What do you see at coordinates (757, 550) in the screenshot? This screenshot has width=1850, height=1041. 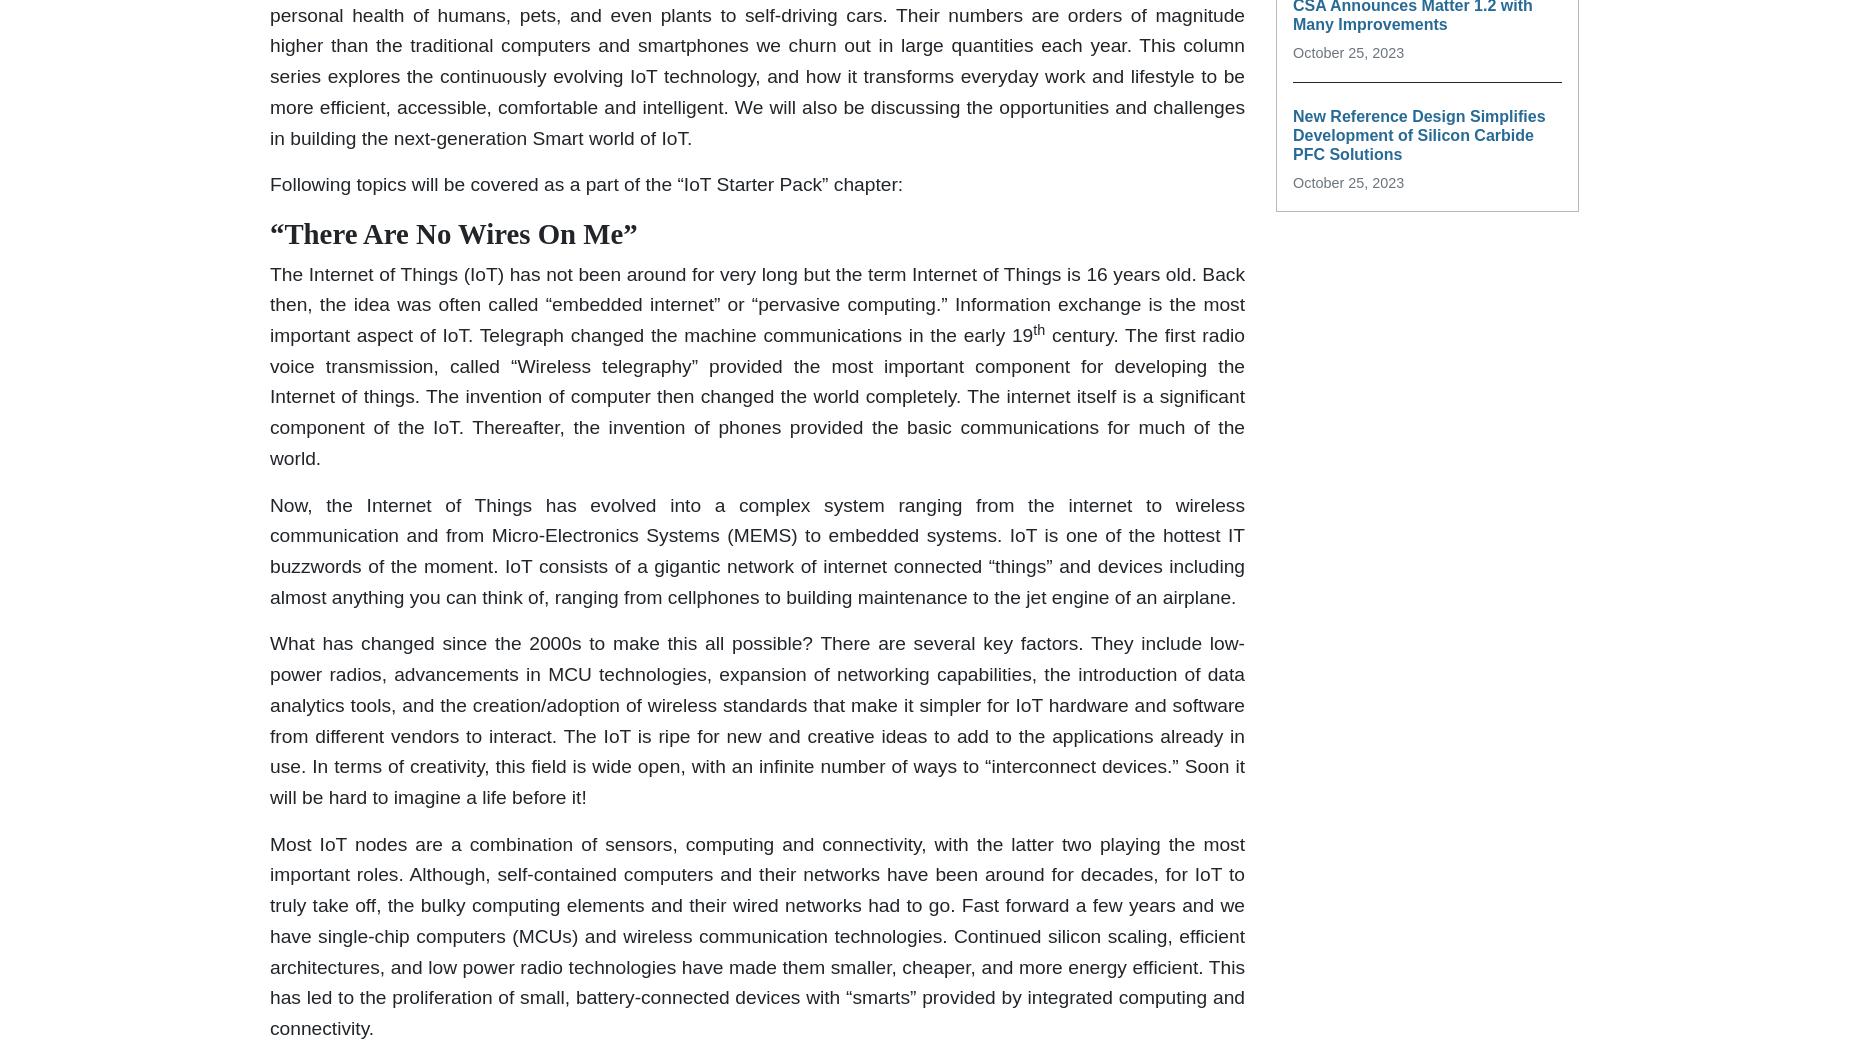 I see `'Now, the Internet of Things has evolved into a complex system ranging from the internet to wireless communication and from Micro-Electronics Systems (MEMS) to embedded systems. IoT is one of the hottest IT buzzwords of the moment. IoT consists of a gigantic network of internet connected “things” and devices including almost anything you can think of, ranging from cellphones to building maintenance to the jet engine of an airplane.'` at bounding box center [757, 550].